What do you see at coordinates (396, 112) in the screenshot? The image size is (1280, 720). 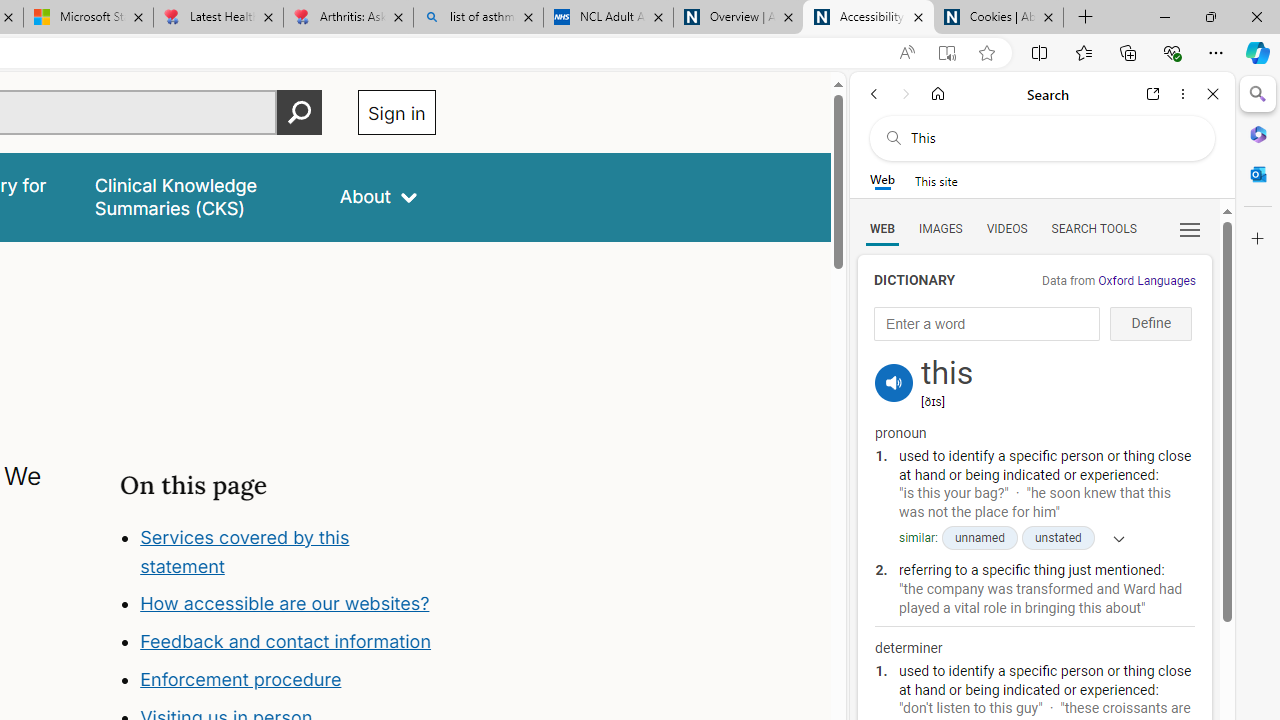 I see `'Sign in'` at bounding box center [396, 112].